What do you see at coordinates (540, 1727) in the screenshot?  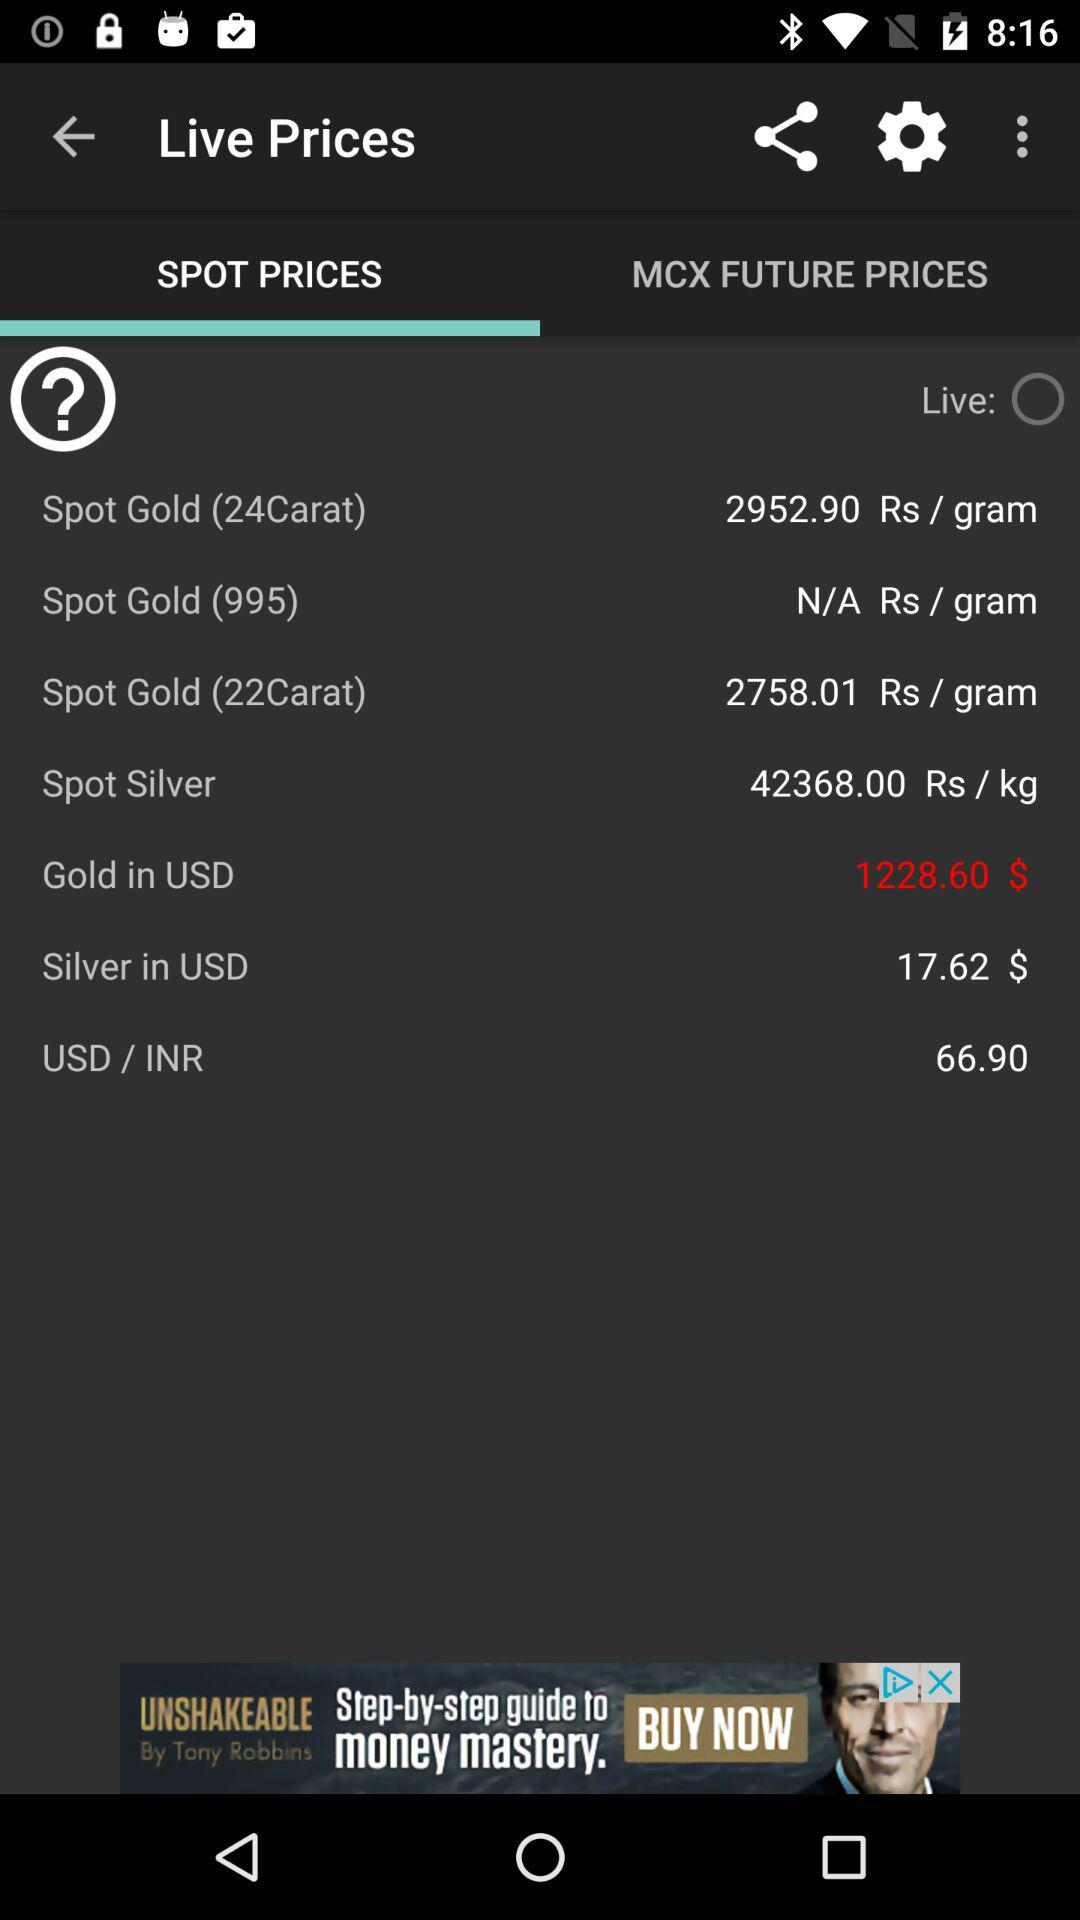 I see `advertisemen link` at bounding box center [540, 1727].